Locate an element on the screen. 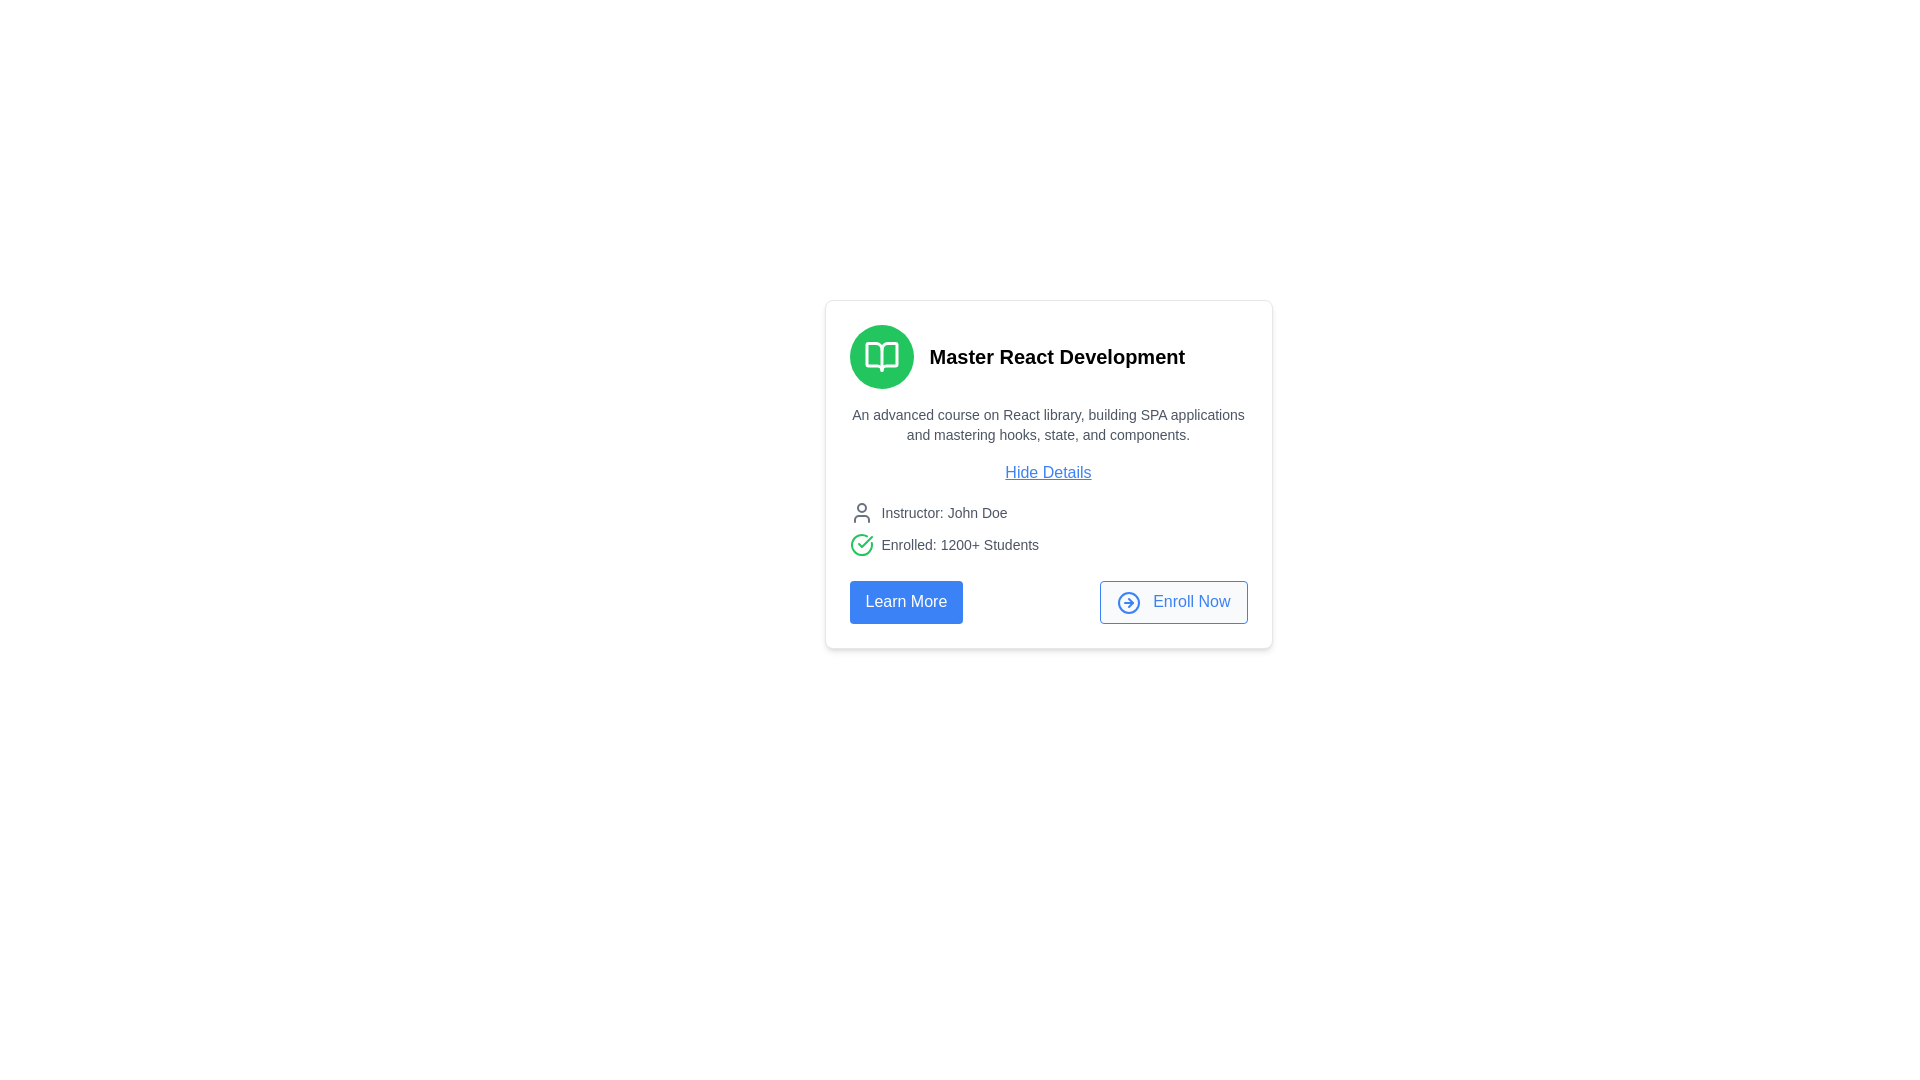 This screenshot has height=1080, width=1920. the second text element within the component card that provides a summary description of the React course, located below the heading 'Master React Development' and above the 'Hide Details' link is located at coordinates (1047, 423).